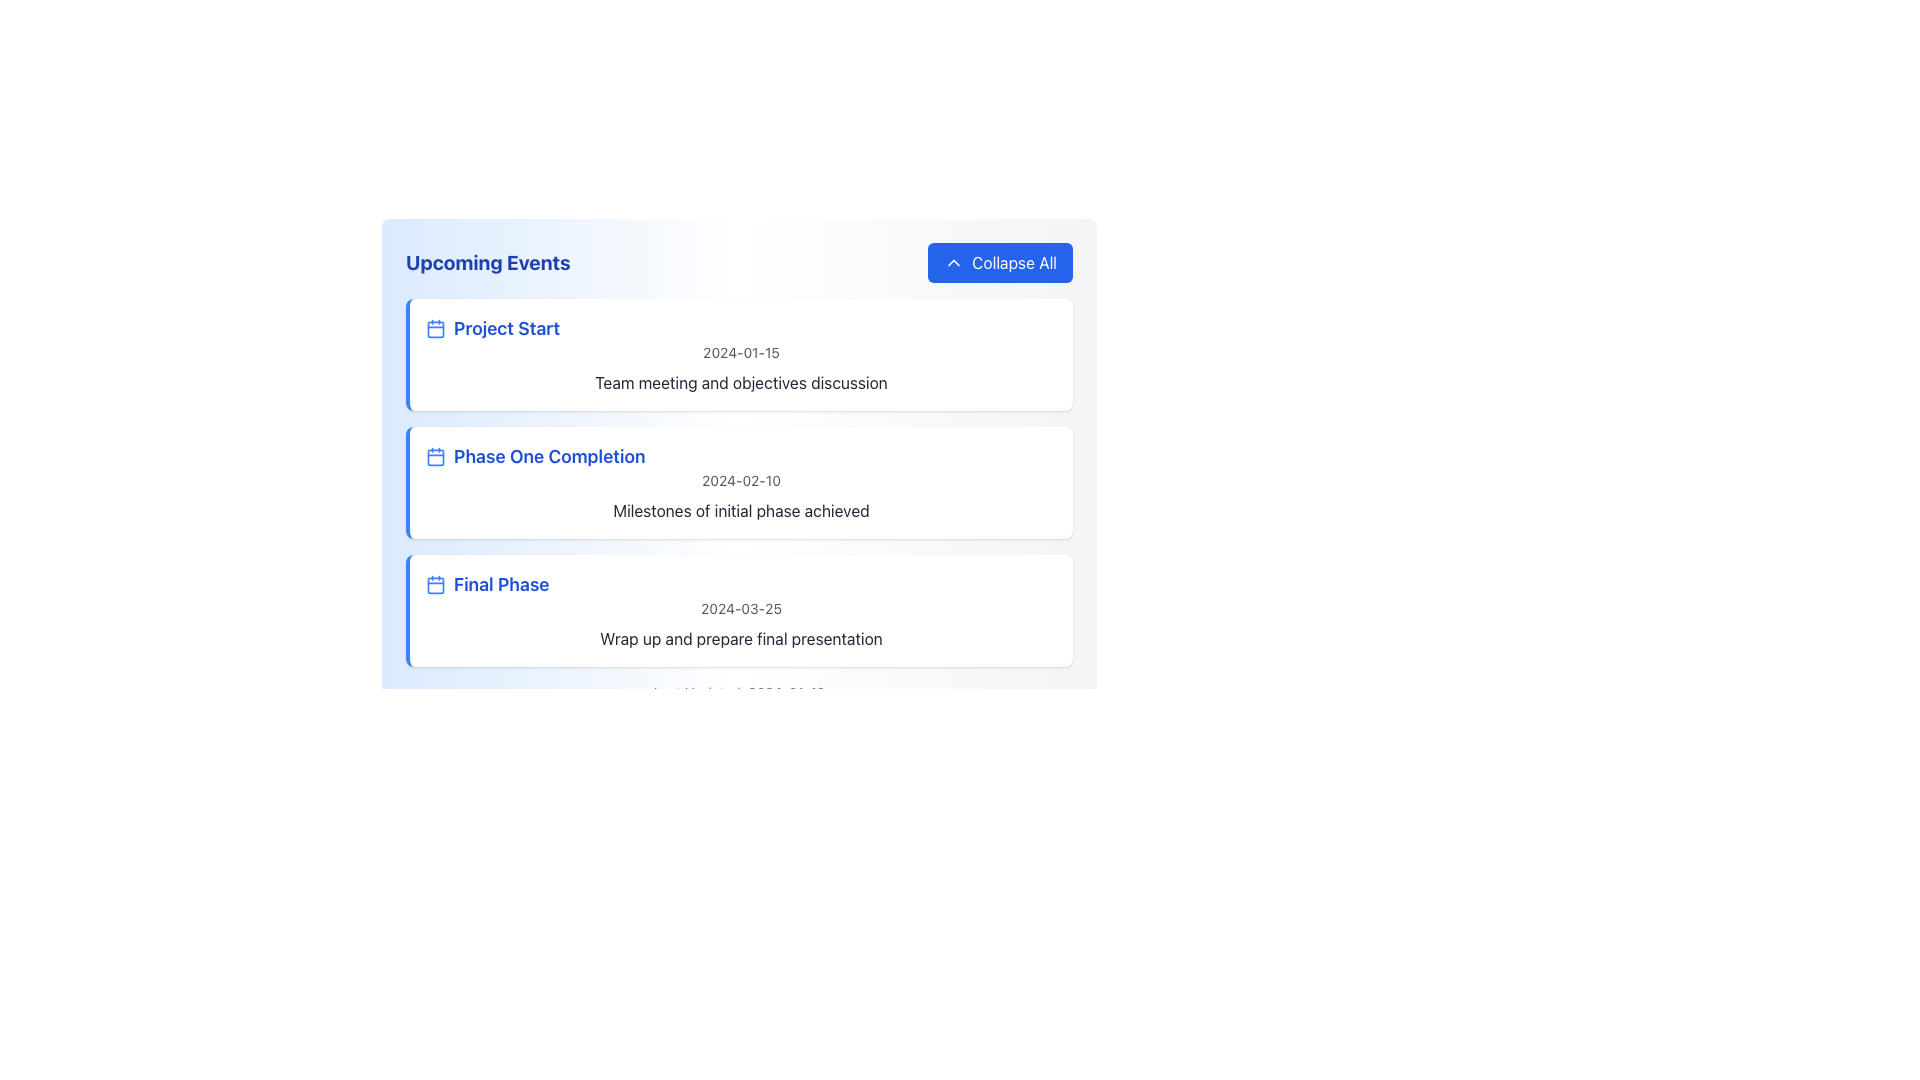  I want to click on the text label indicating the date associated with the 'Phase One Completion' milestone, located in the center-right portion of the card, so click(740, 481).